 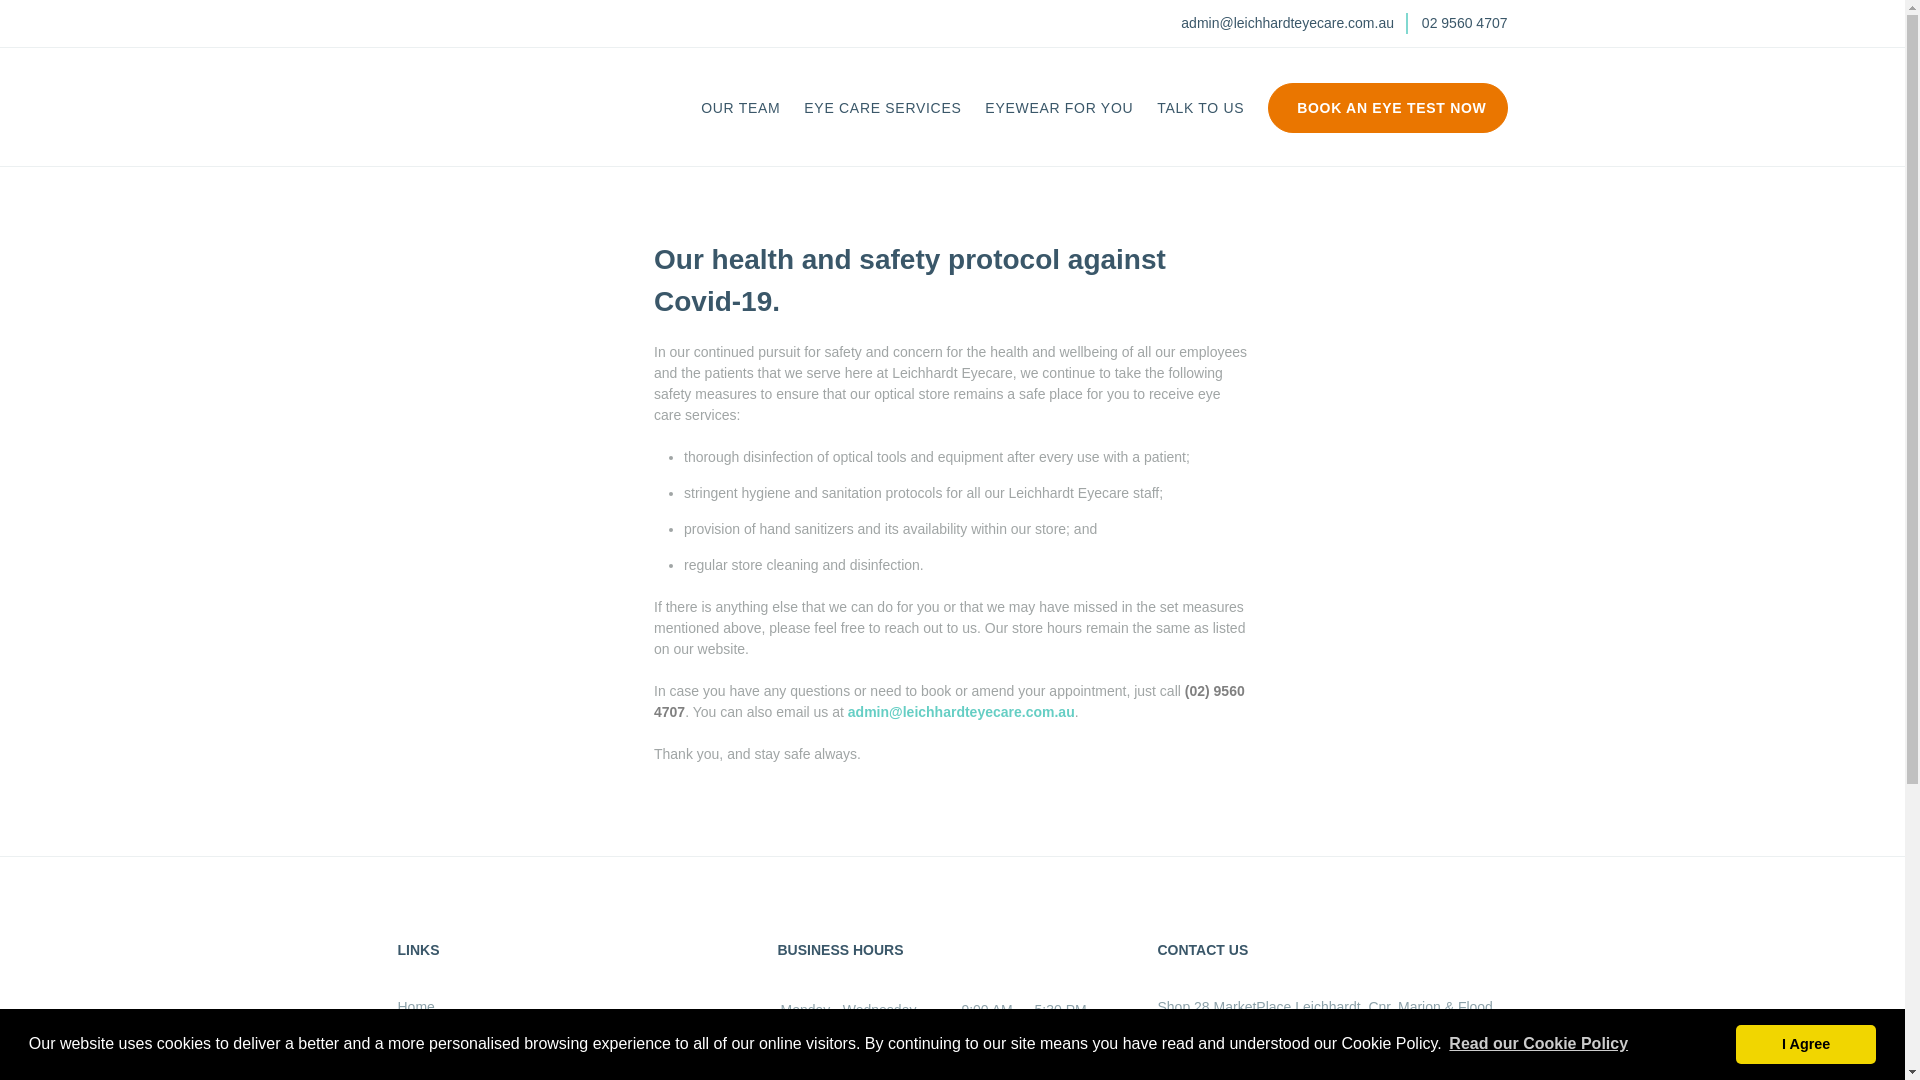 What do you see at coordinates (700, 108) in the screenshot?
I see `'OUR TEAM'` at bounding box center [700, 108].